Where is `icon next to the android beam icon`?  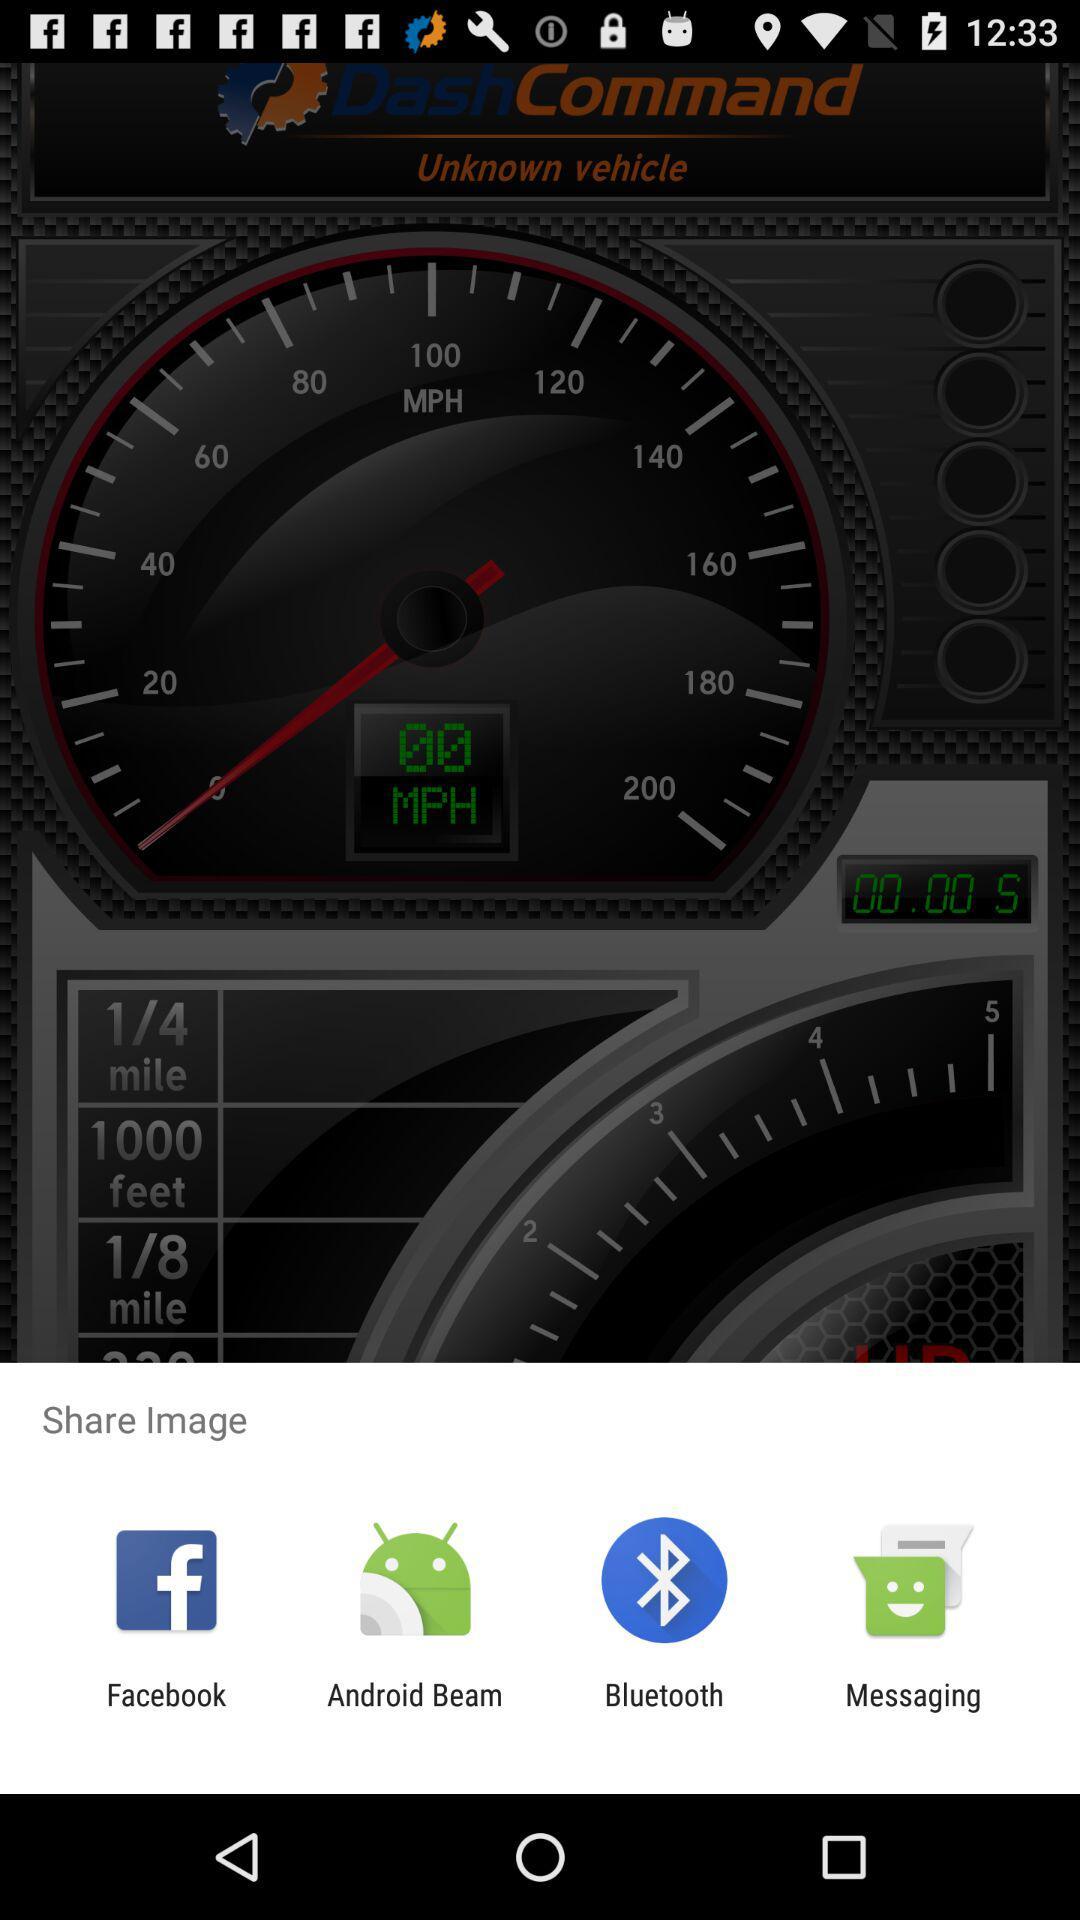 icon next to the android beam icon is located at coordinates (165, 1711).